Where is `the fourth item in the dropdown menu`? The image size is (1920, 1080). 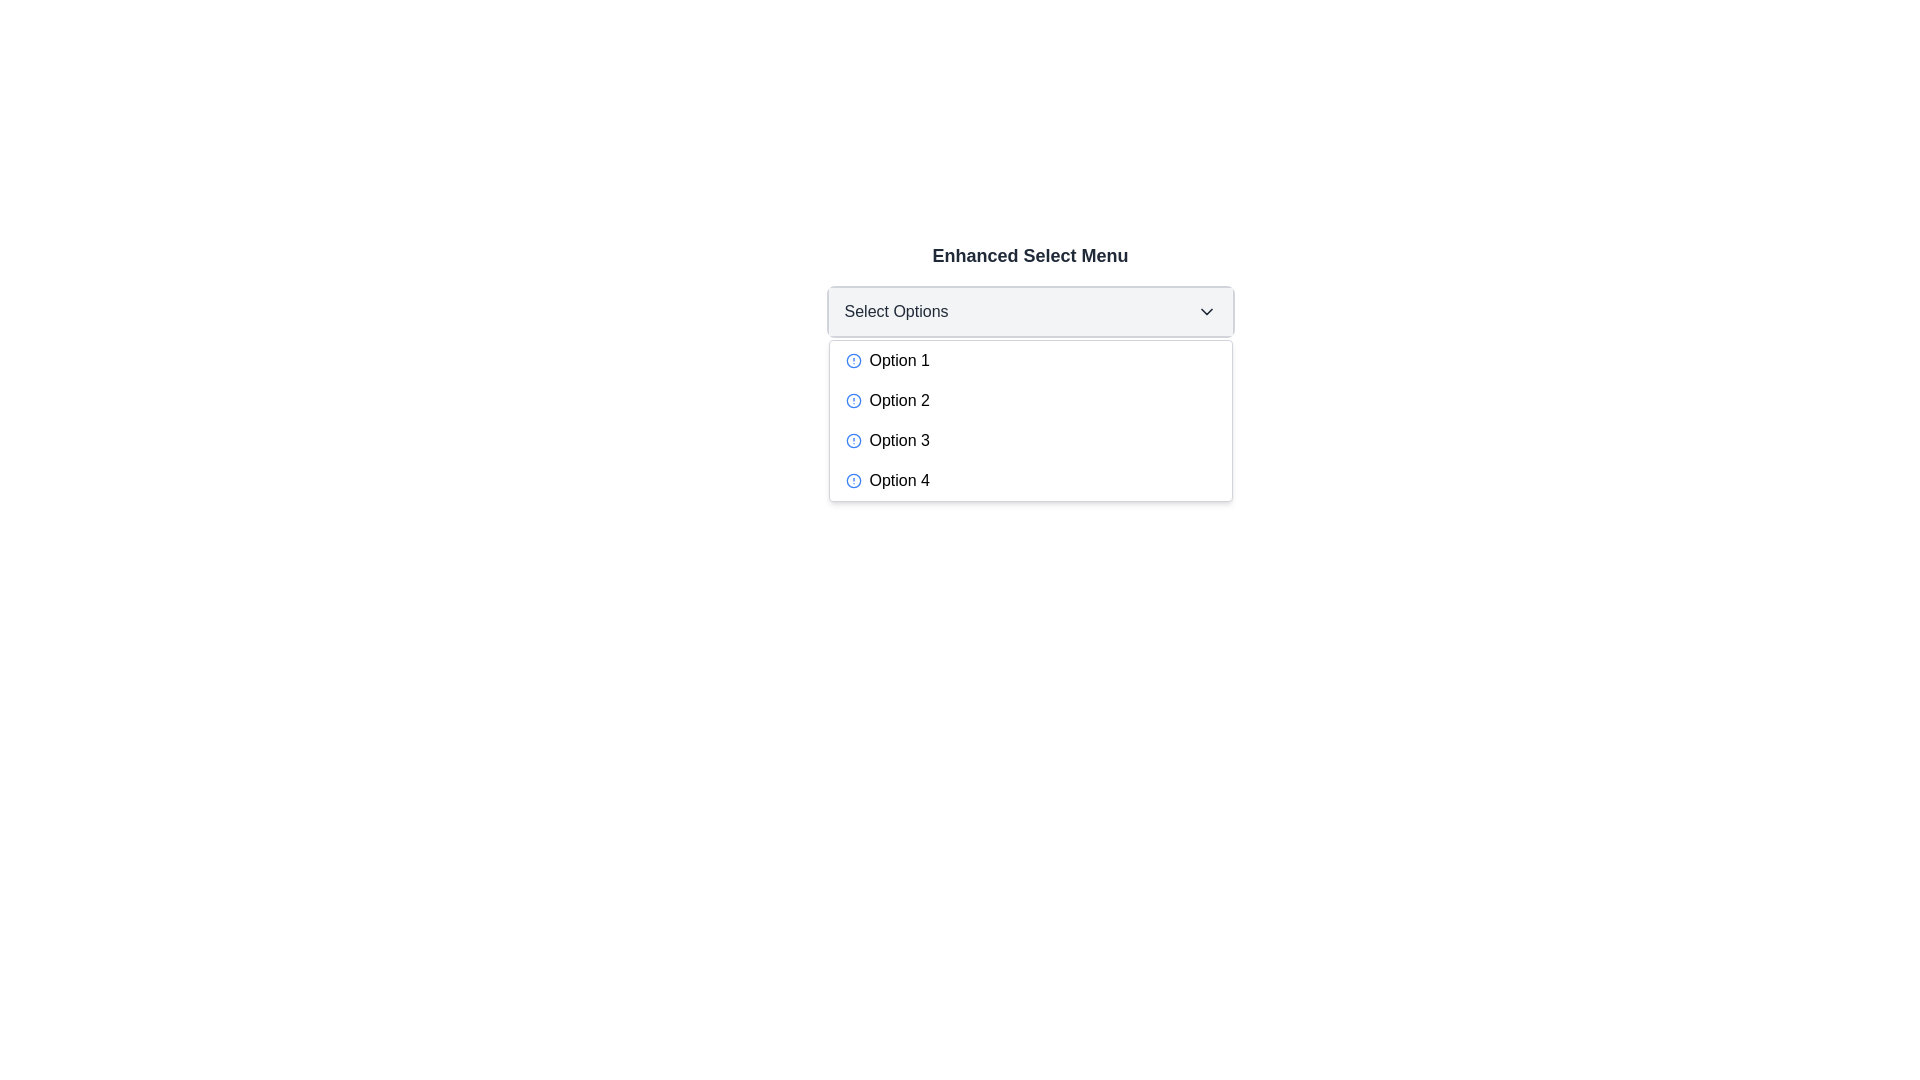 the fourth item in the dropdown menu is located at coordinates (886, 481).